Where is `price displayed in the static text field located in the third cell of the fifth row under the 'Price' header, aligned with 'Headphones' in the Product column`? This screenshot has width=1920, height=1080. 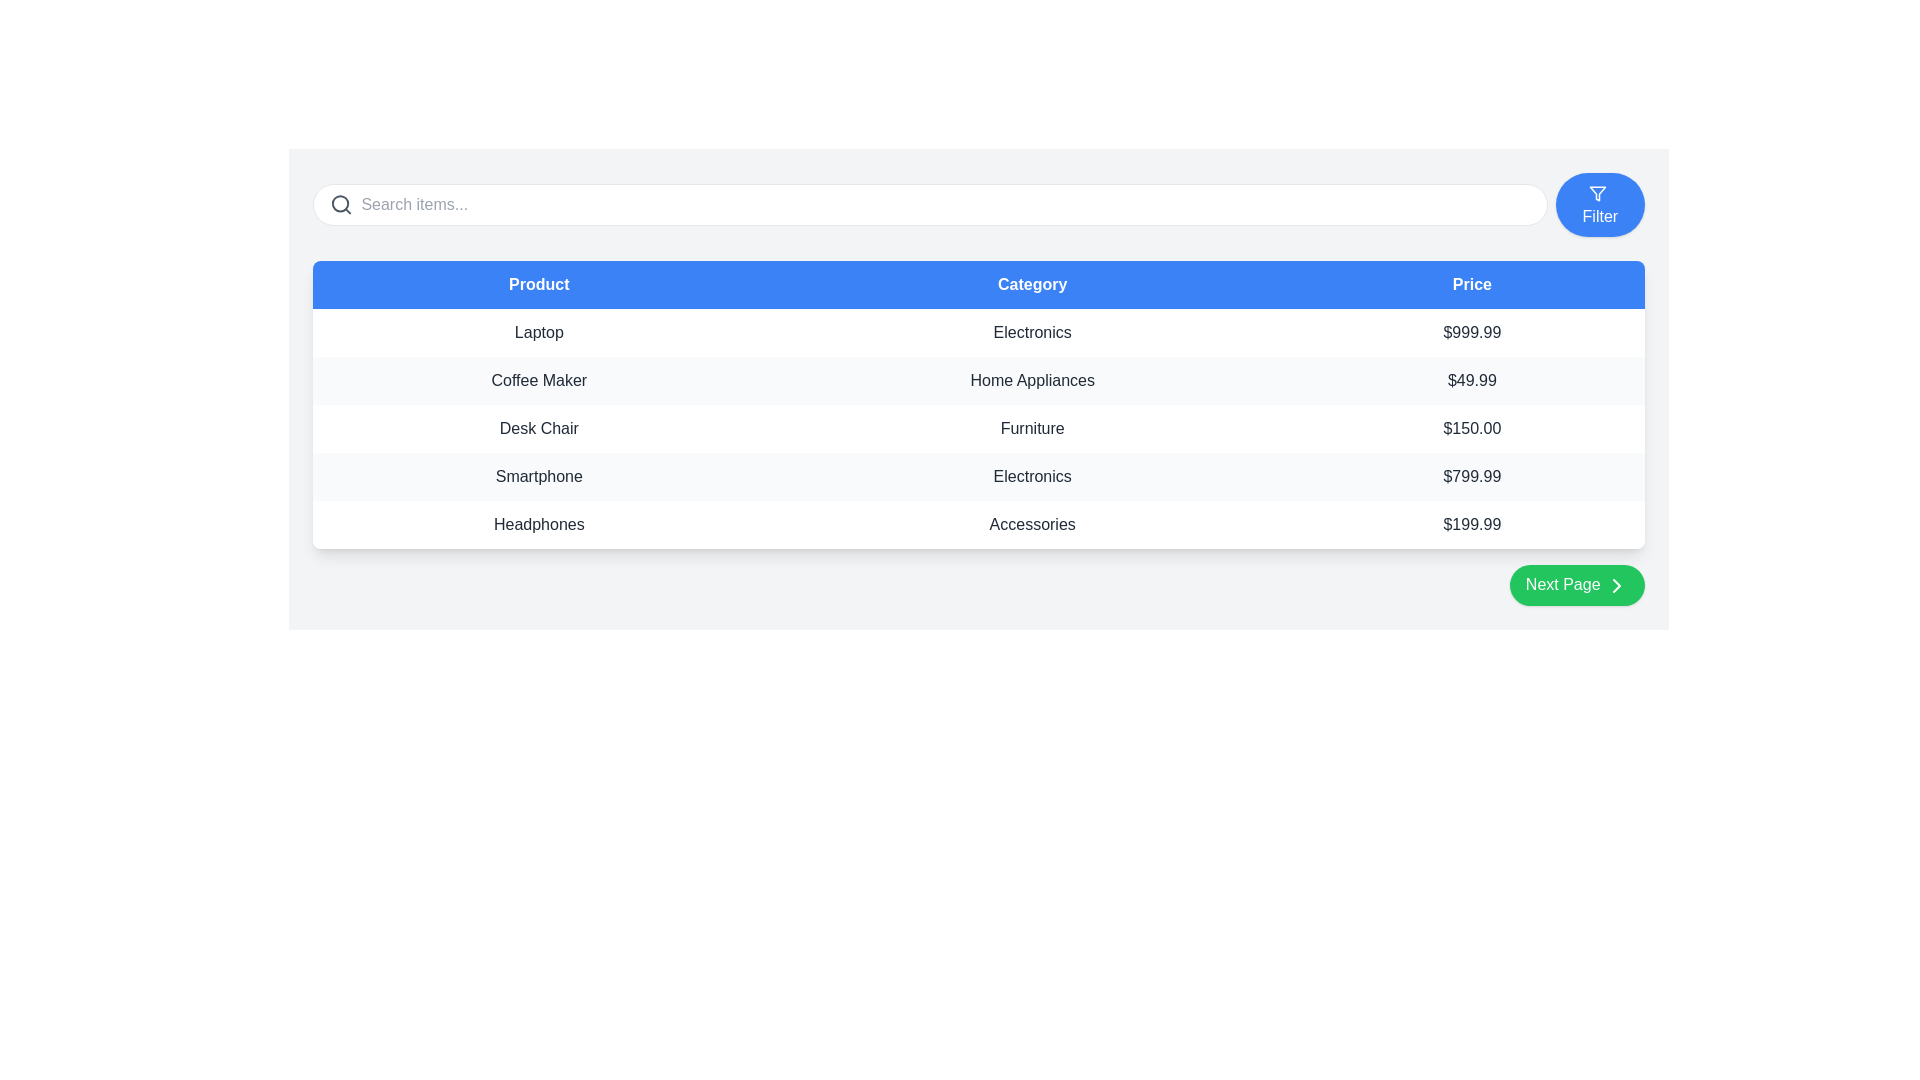
price displayed in the static text field located in the third cell of the fifth row under the 'Price' header, aligned with 'Headphones' in the Product column is located at coordinates (1472, 523).